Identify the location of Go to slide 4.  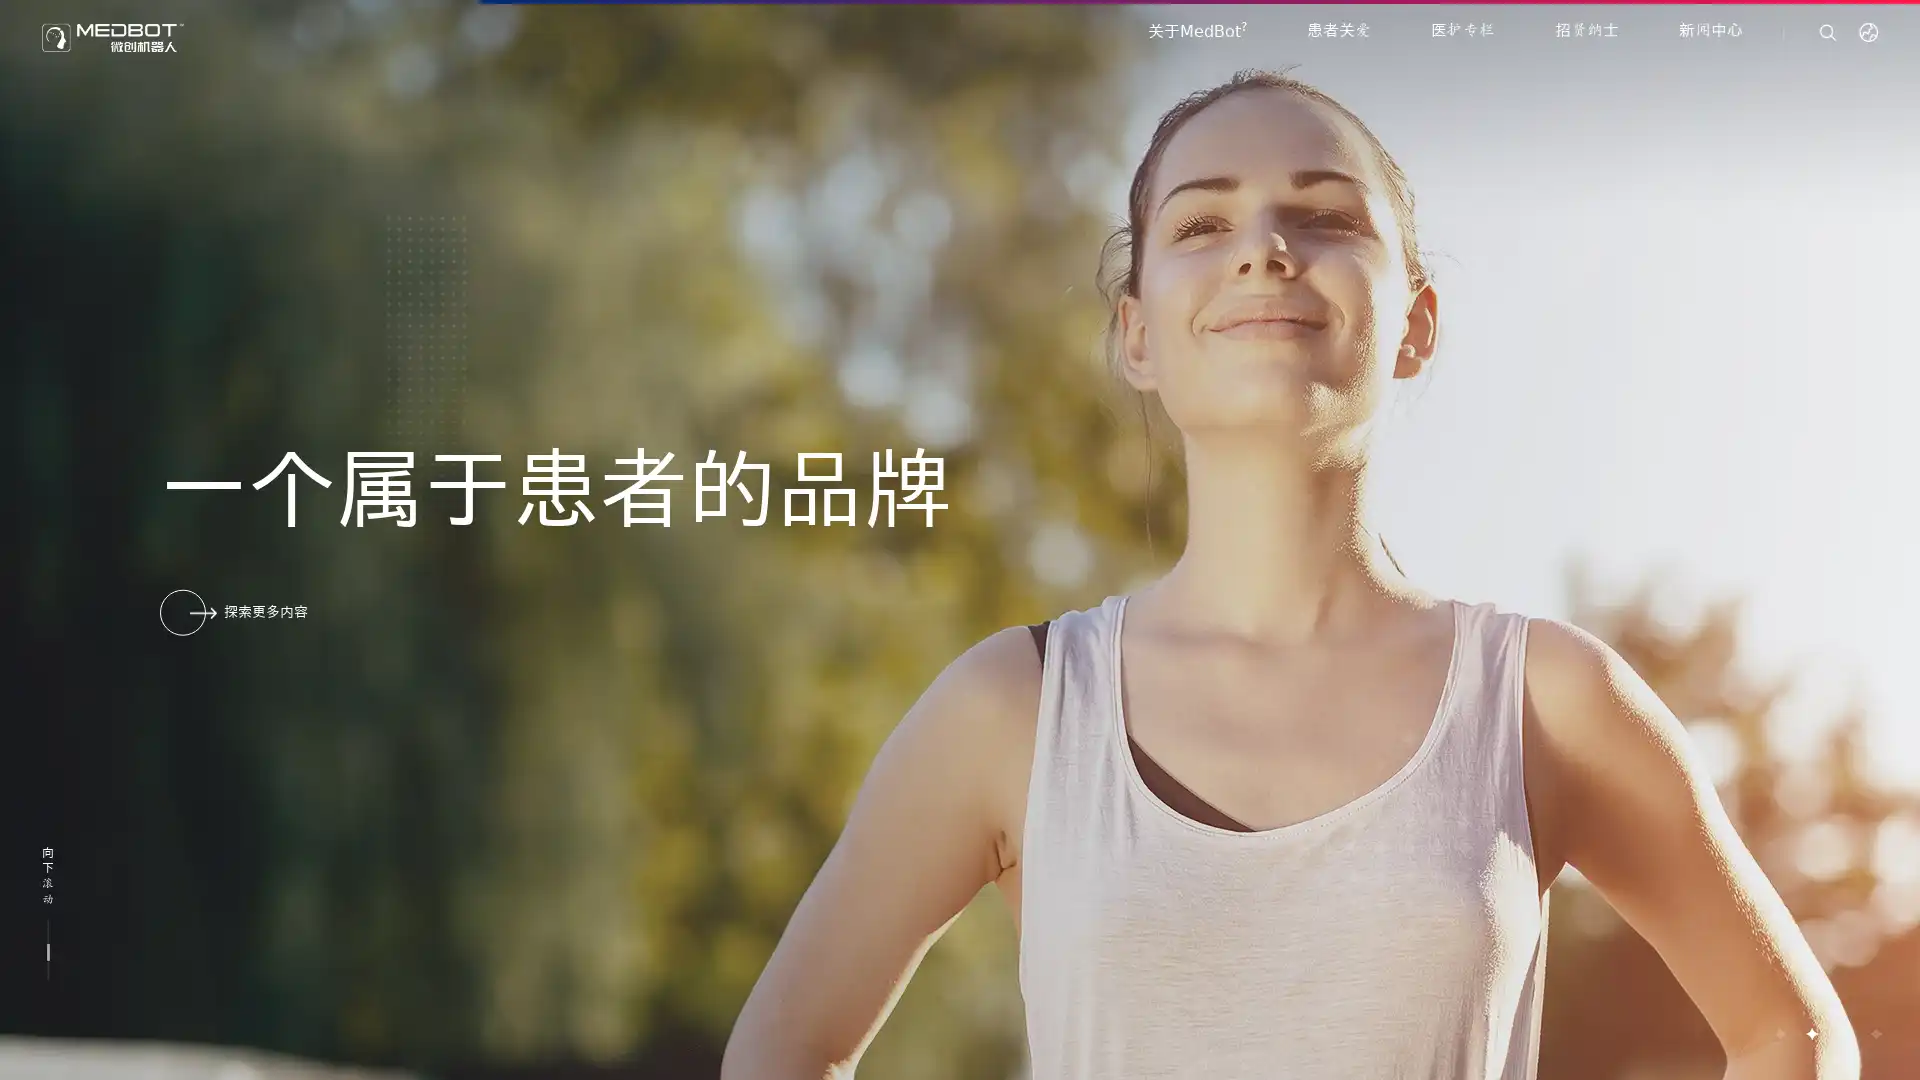
(1874, 1033).